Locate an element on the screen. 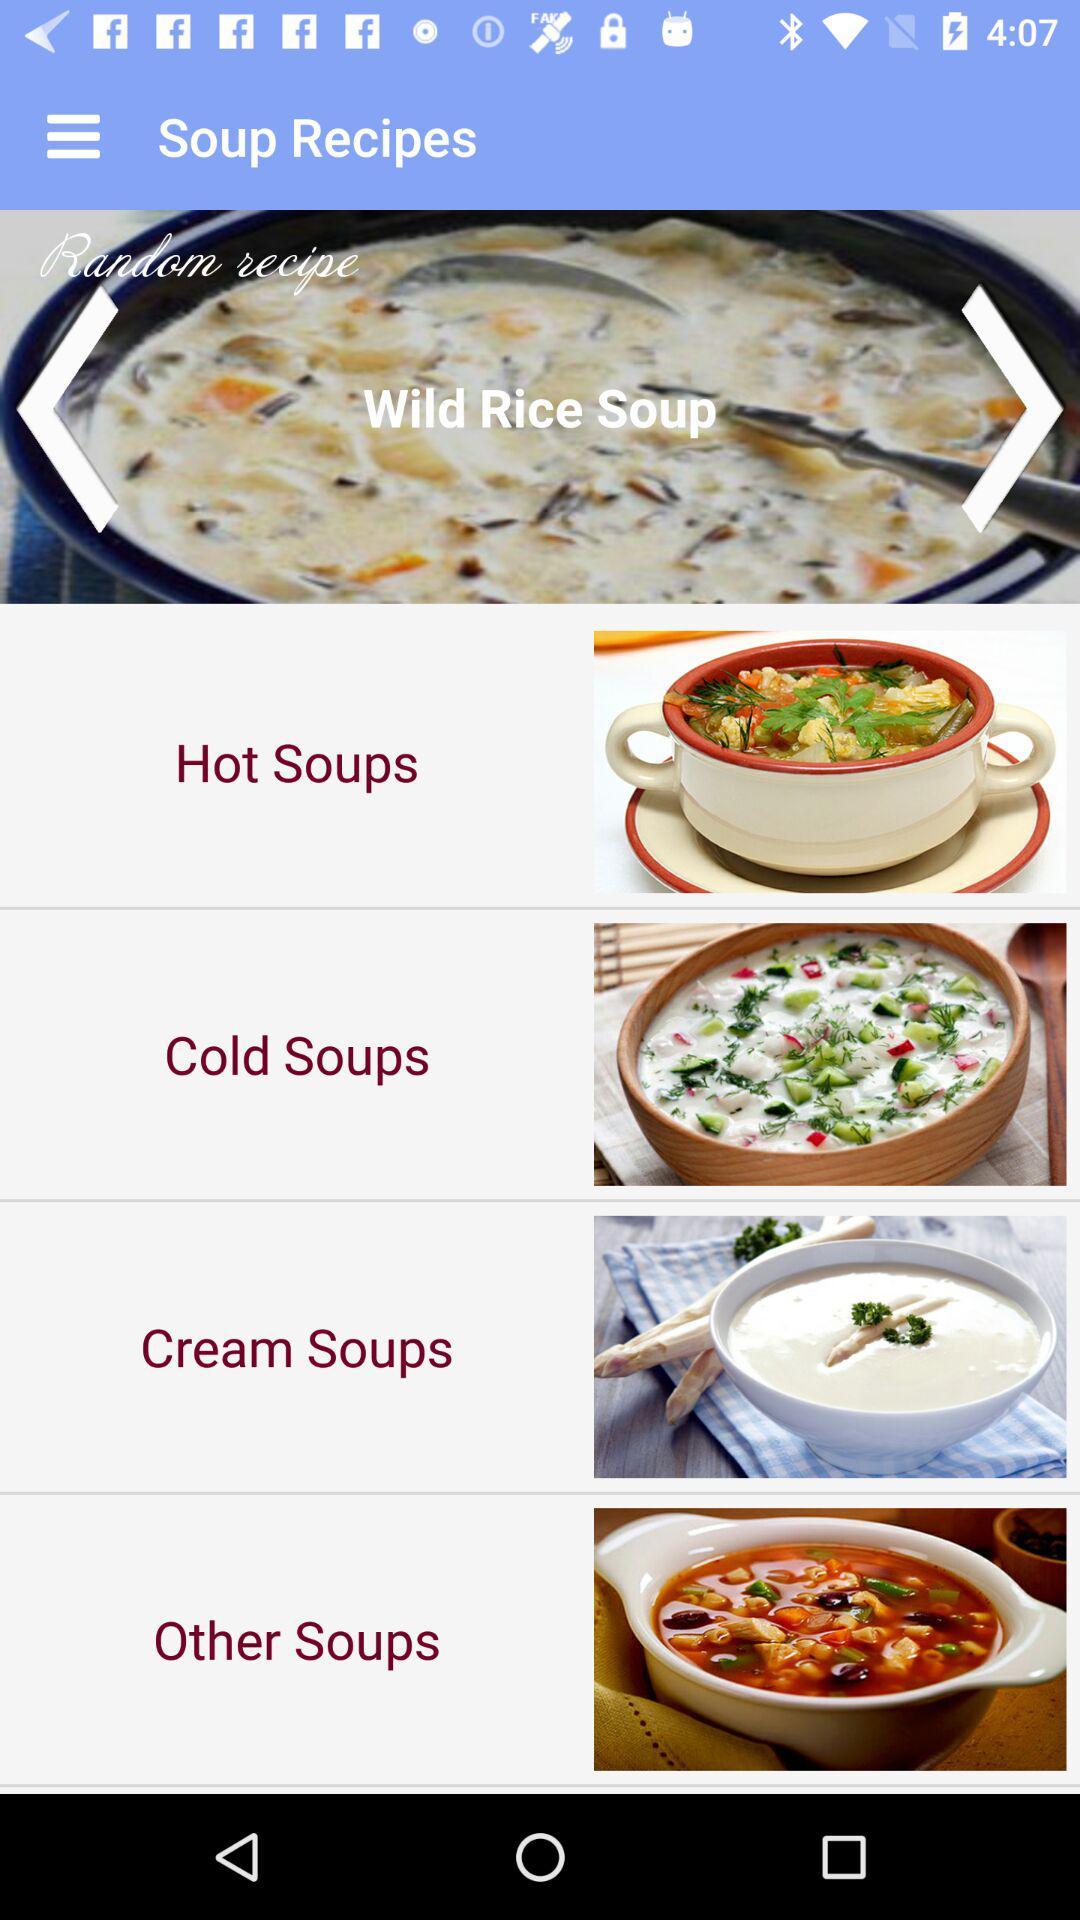 This screenshot has width=1080, height=1920. the hot soups icon is located at coordinates (297, 760).